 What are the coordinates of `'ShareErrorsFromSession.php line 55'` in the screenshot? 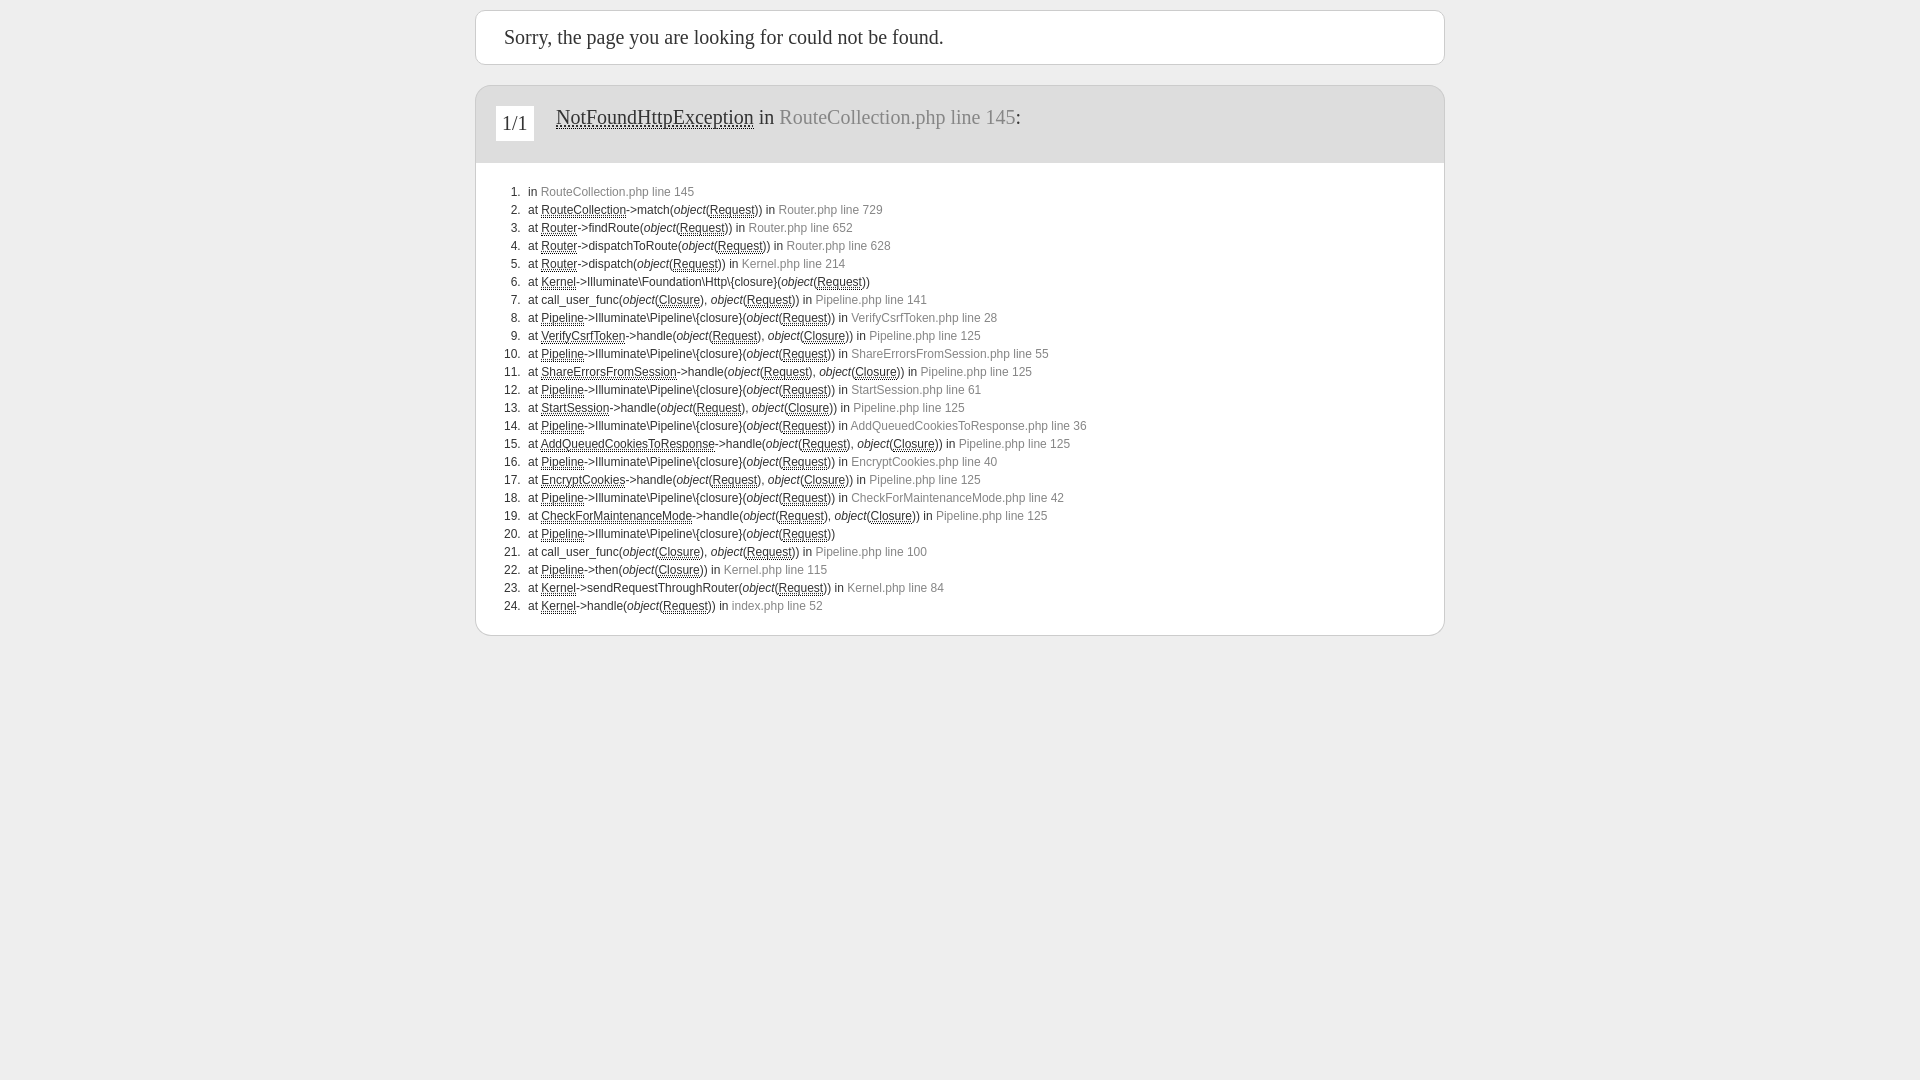 It's located at (948, 353).